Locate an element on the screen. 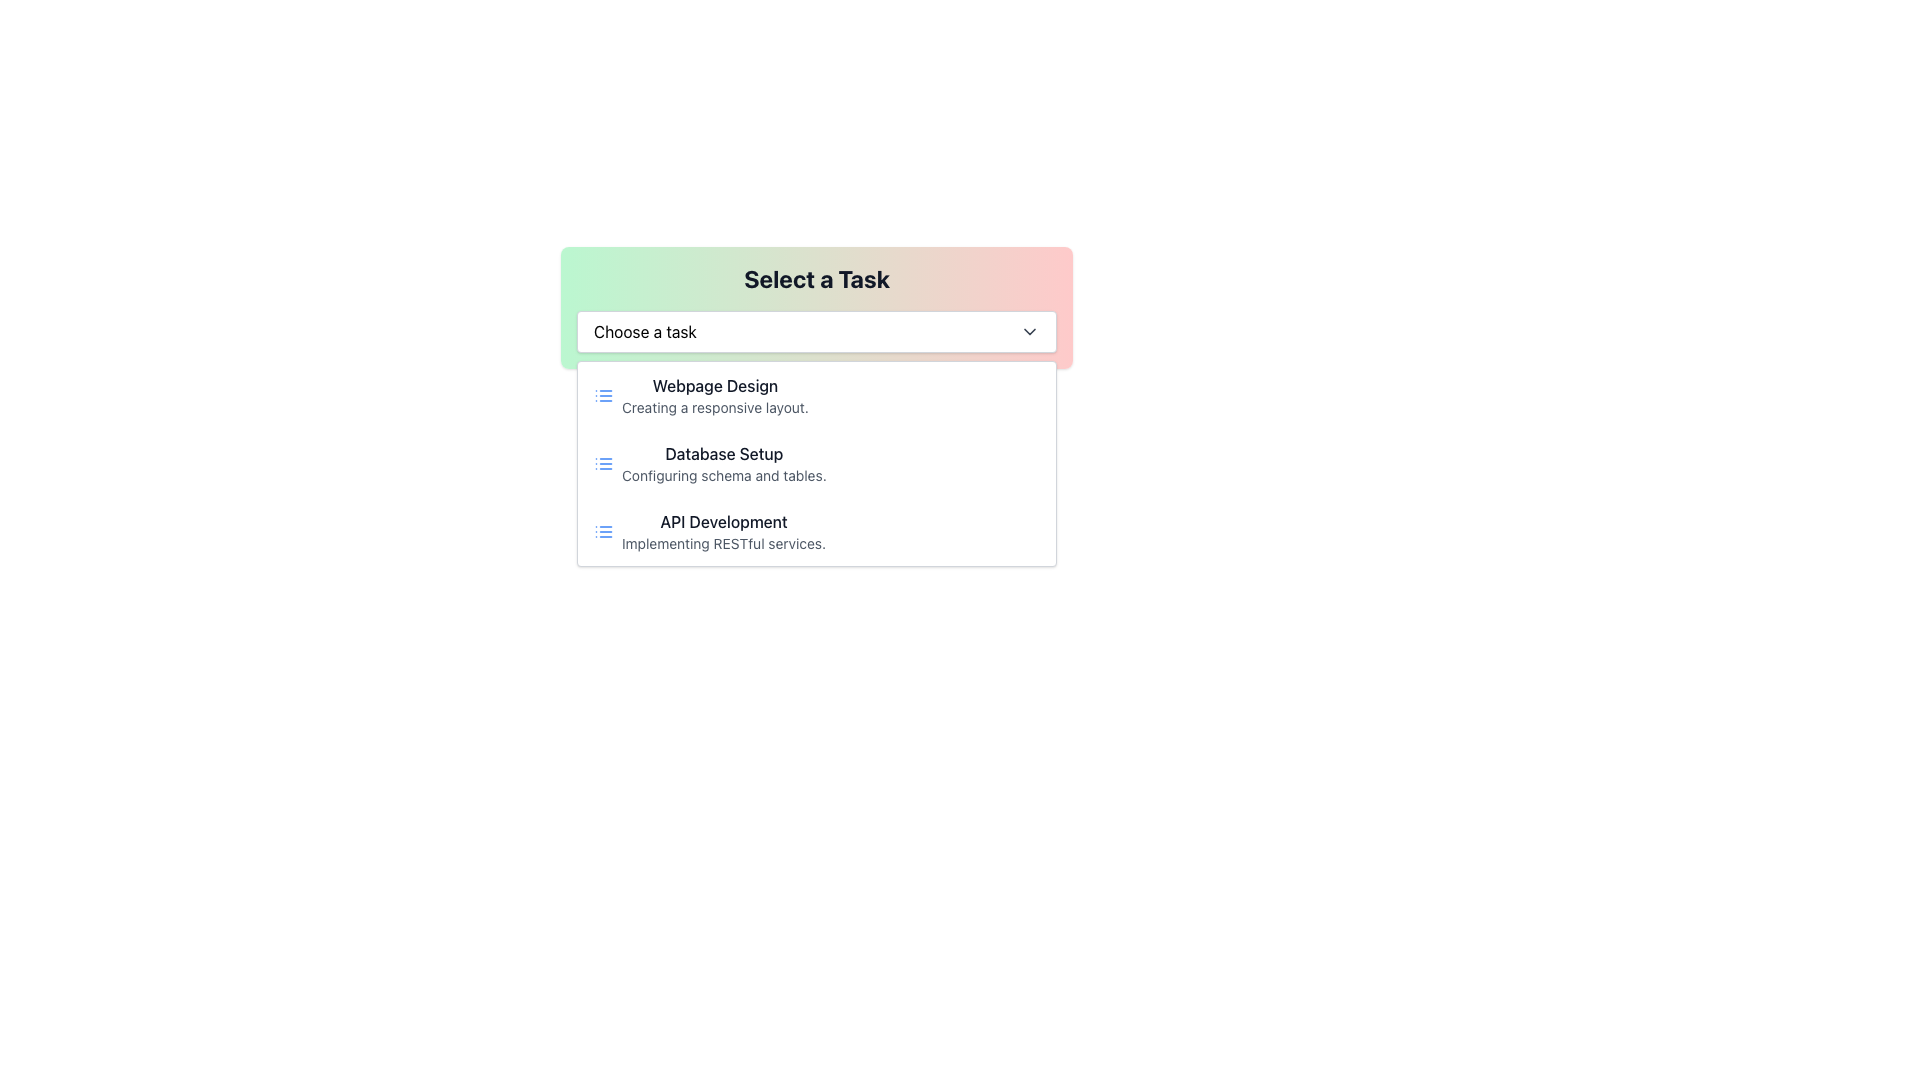 The image size is (1920, 1080). the 'API Development' option in the dropdown menu is located at coordinates (816, 531).